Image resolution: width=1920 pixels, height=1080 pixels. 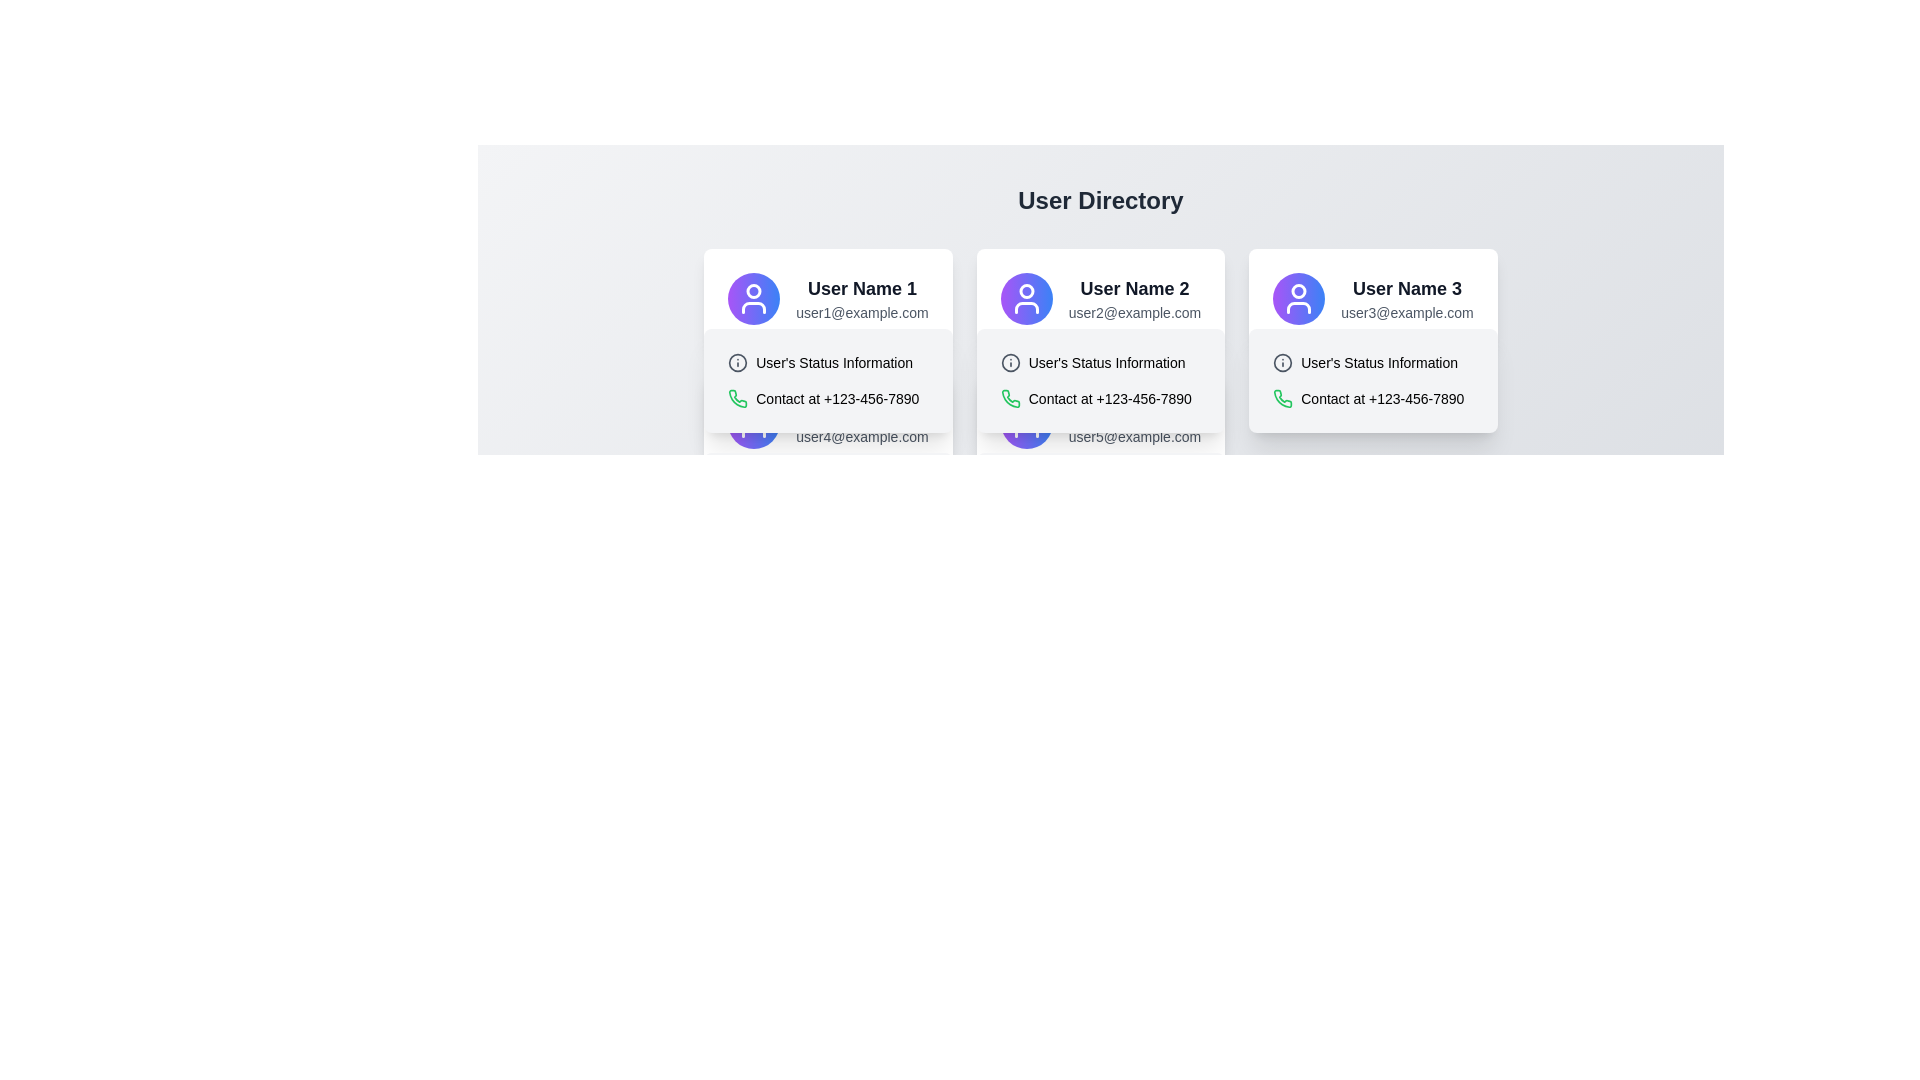 What do you see at coordinates (1134, 422) in the screenshot?
I see `displayed text containing the username and email address located on the right side of the second user card in the user directory layout` at bounding box center [1134, 422].